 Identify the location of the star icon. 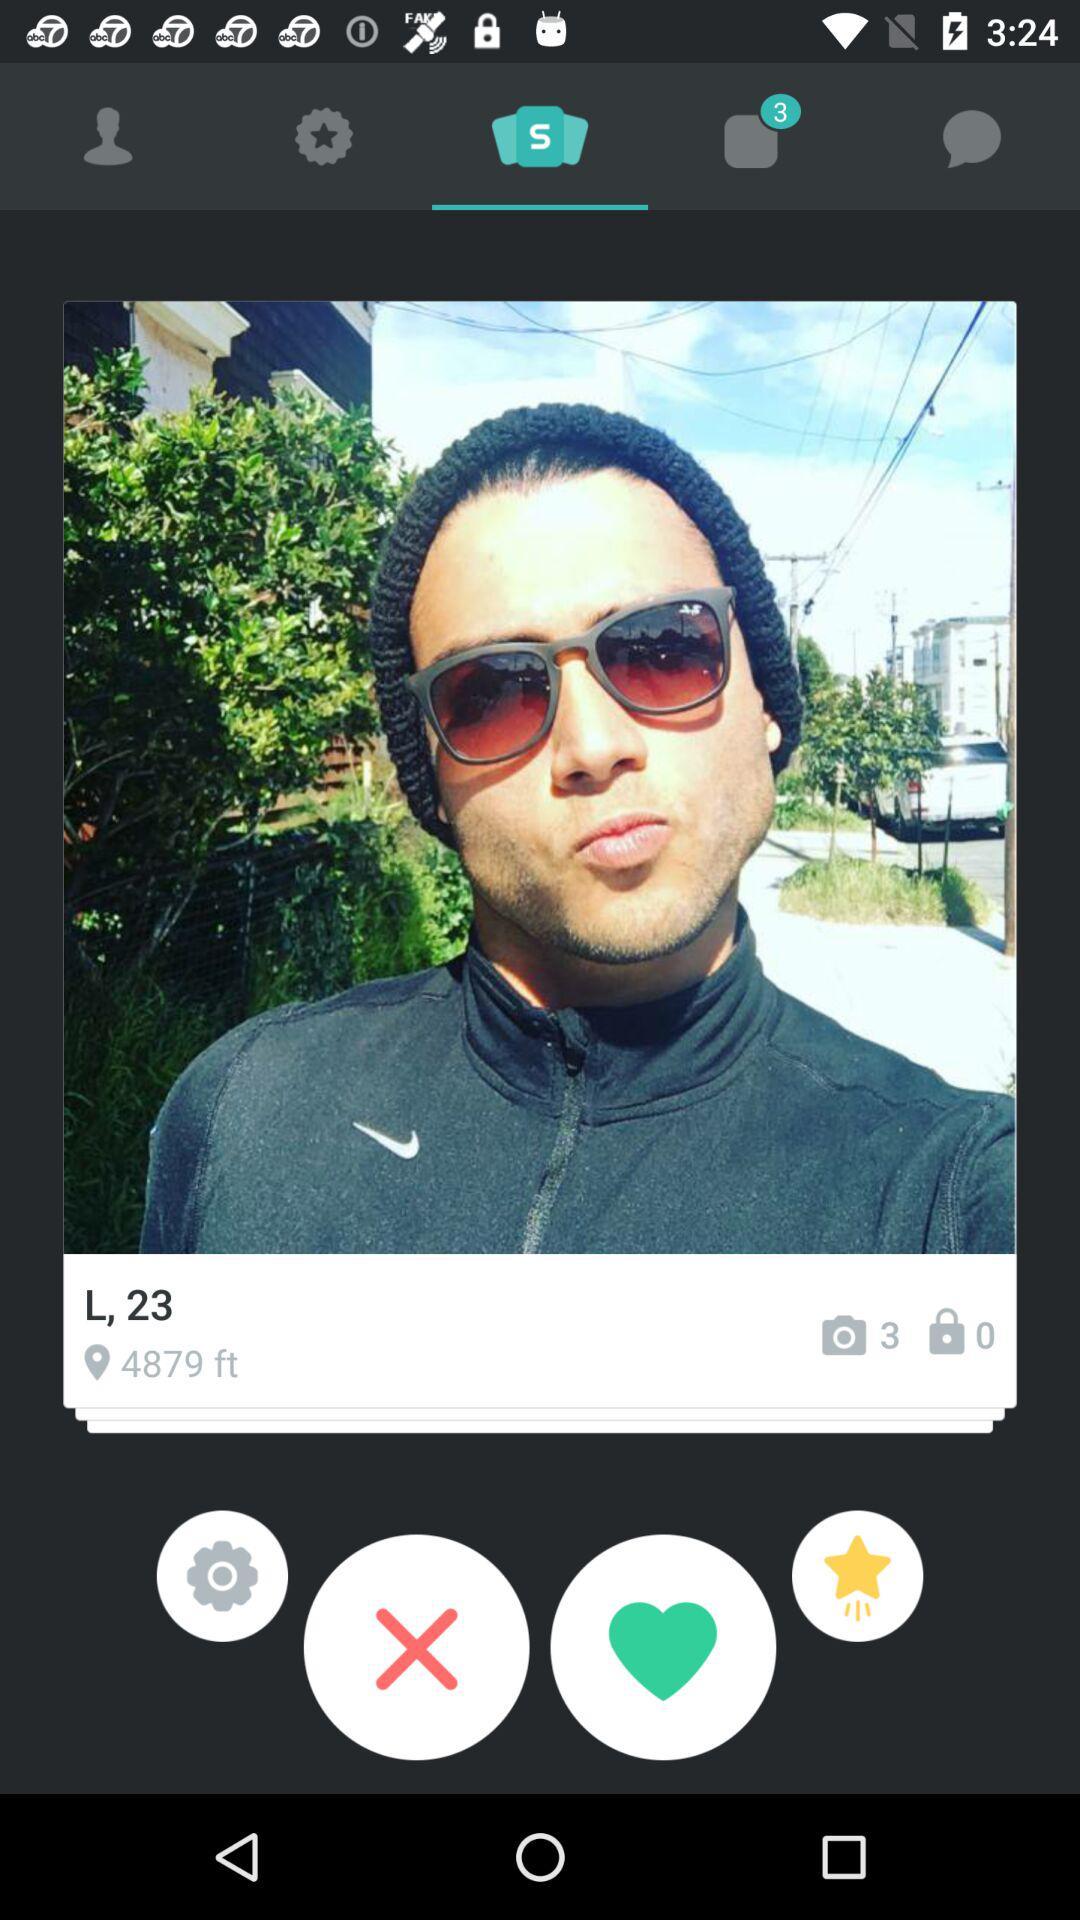
(856, 1575).